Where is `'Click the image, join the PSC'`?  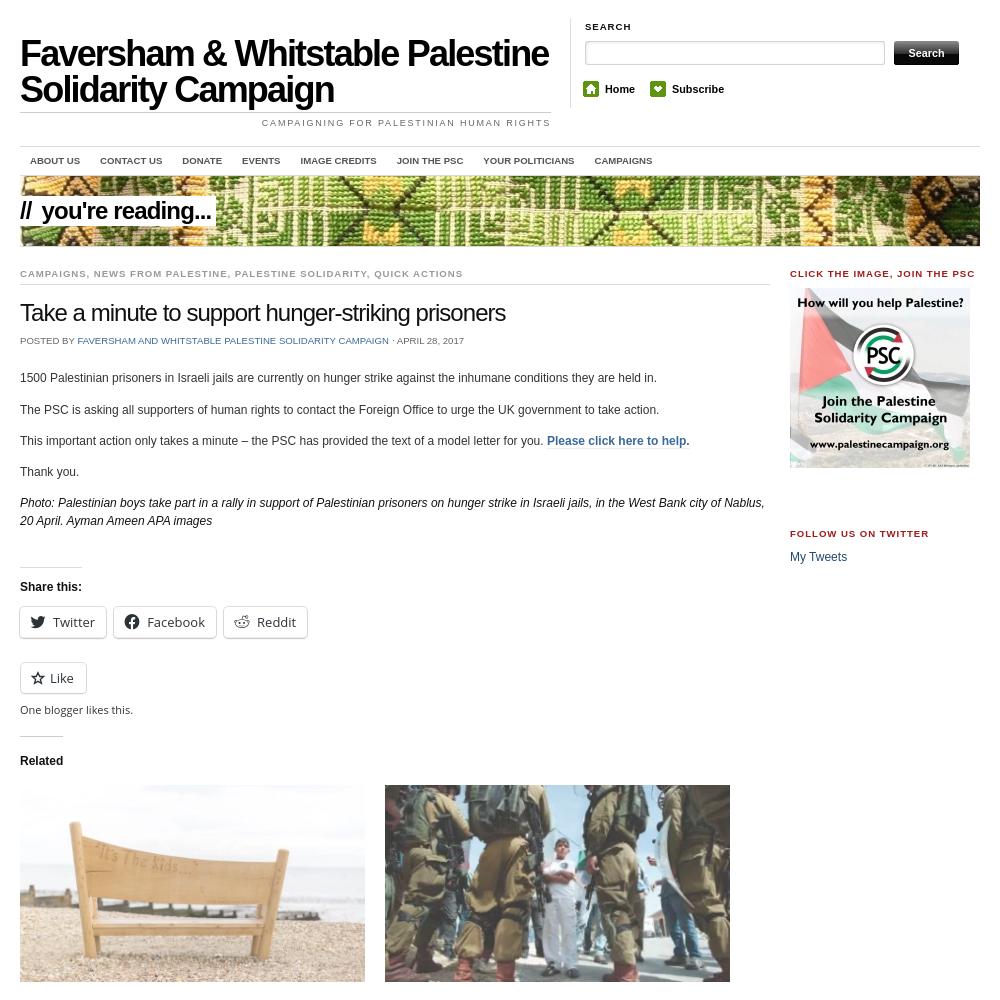
'Click the image, join the PSC' is located at coordinates (882, 272).